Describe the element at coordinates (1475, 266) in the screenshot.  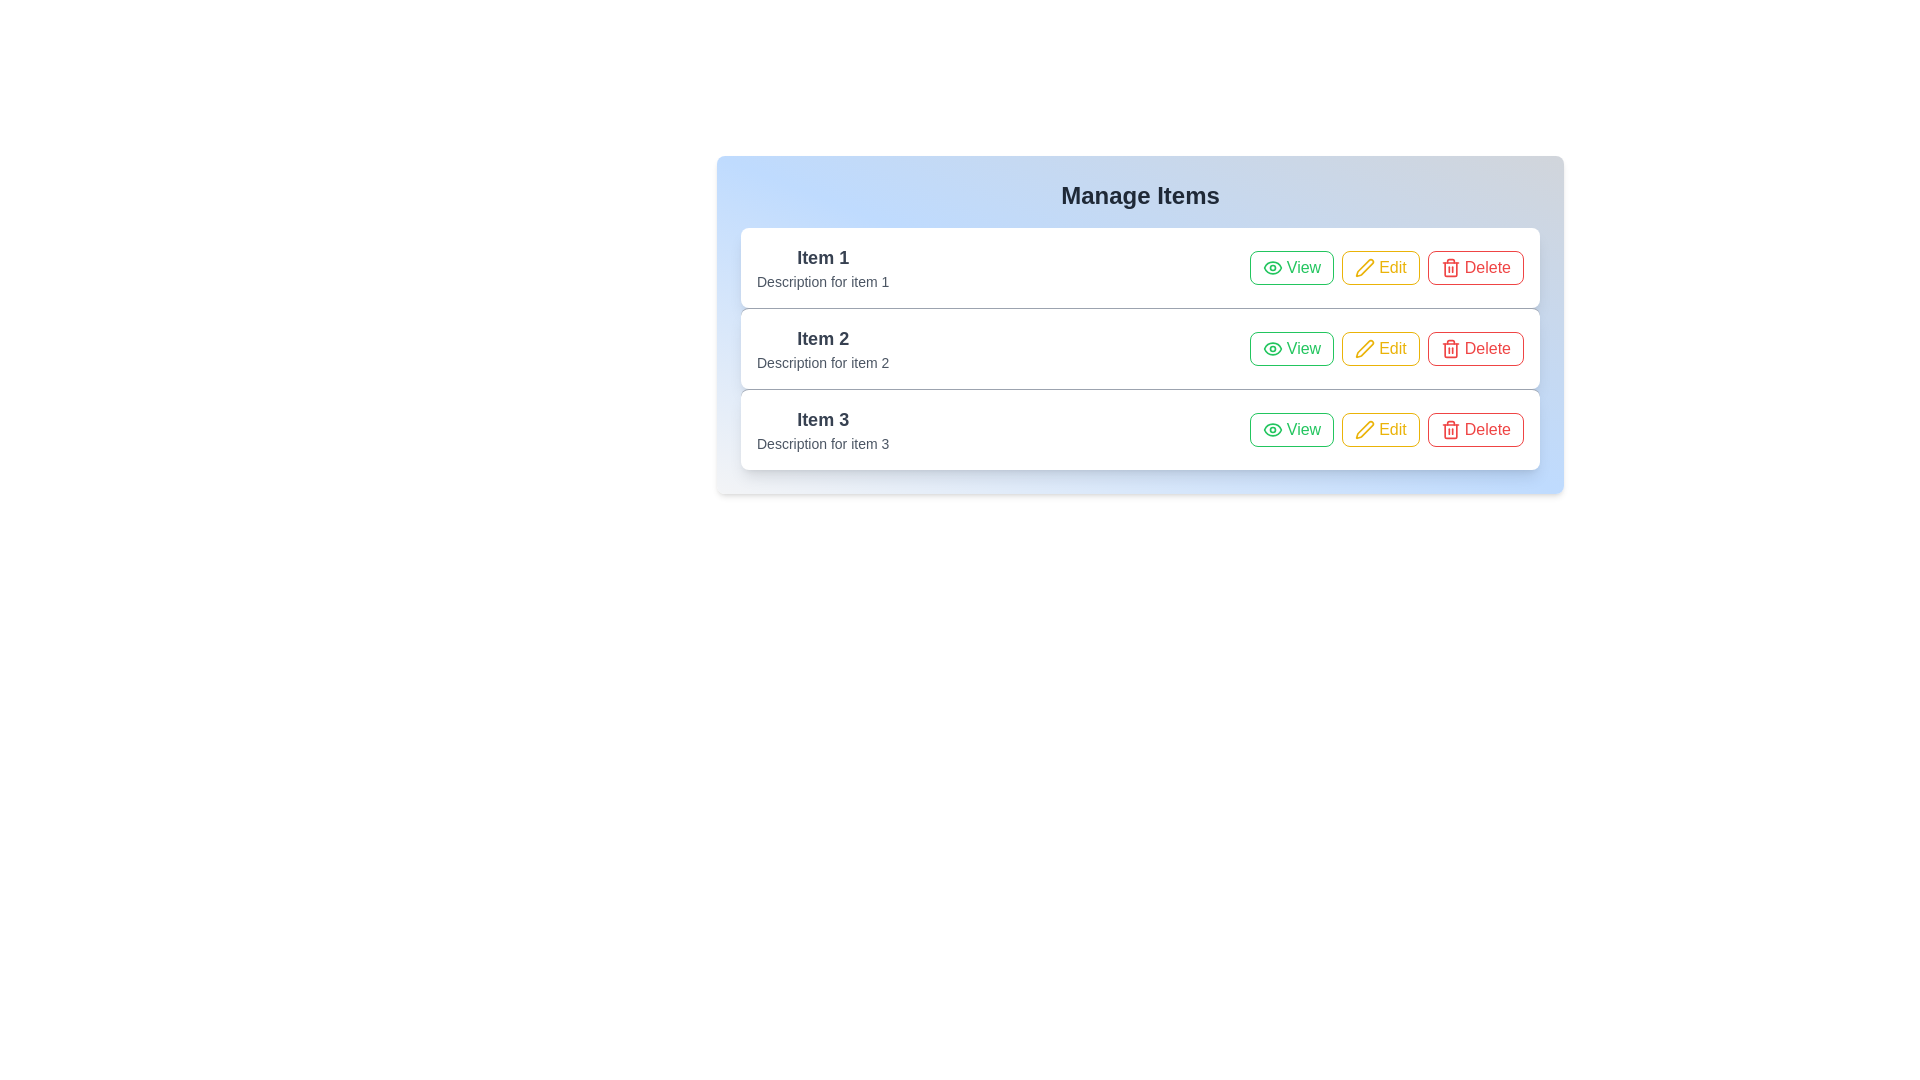
I see `delete button for the item labeled Item 1` at that location.